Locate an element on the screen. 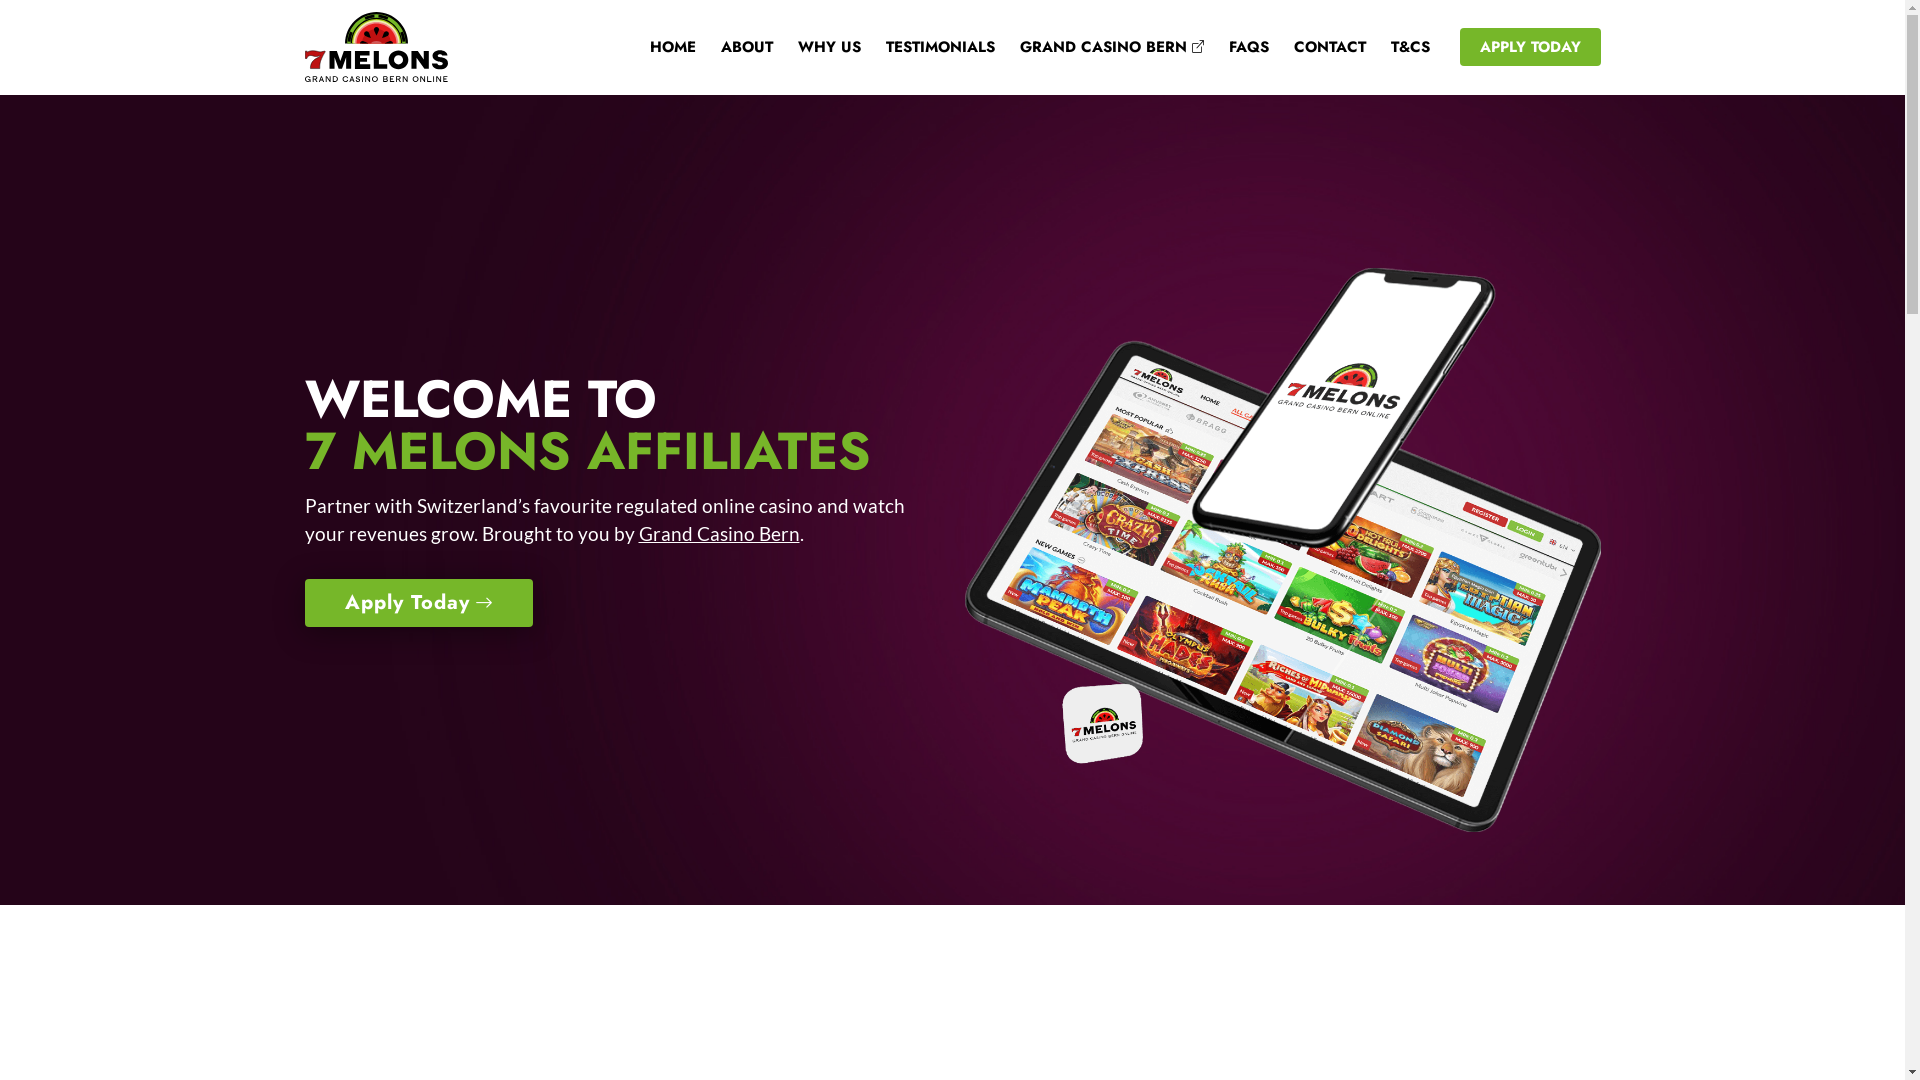 The width and height of the screenshot is (1920, 1080). 'ABOUT' is located at coordinates (696, 46).